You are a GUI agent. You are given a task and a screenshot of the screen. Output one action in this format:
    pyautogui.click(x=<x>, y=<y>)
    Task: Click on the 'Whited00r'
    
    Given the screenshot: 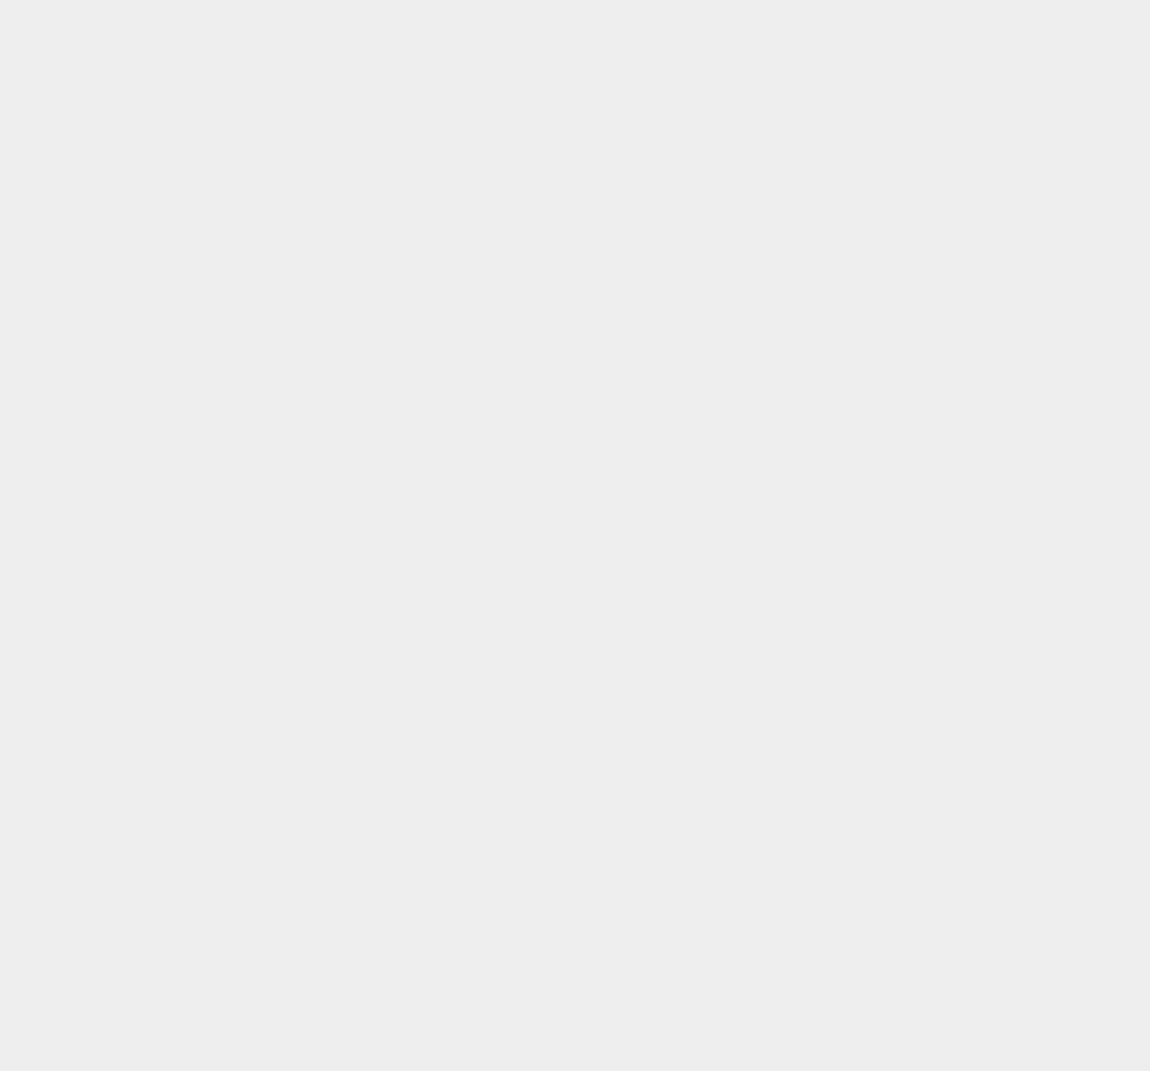 What is the action you would take?
    pyautogui.click(x=844, y=715)
    